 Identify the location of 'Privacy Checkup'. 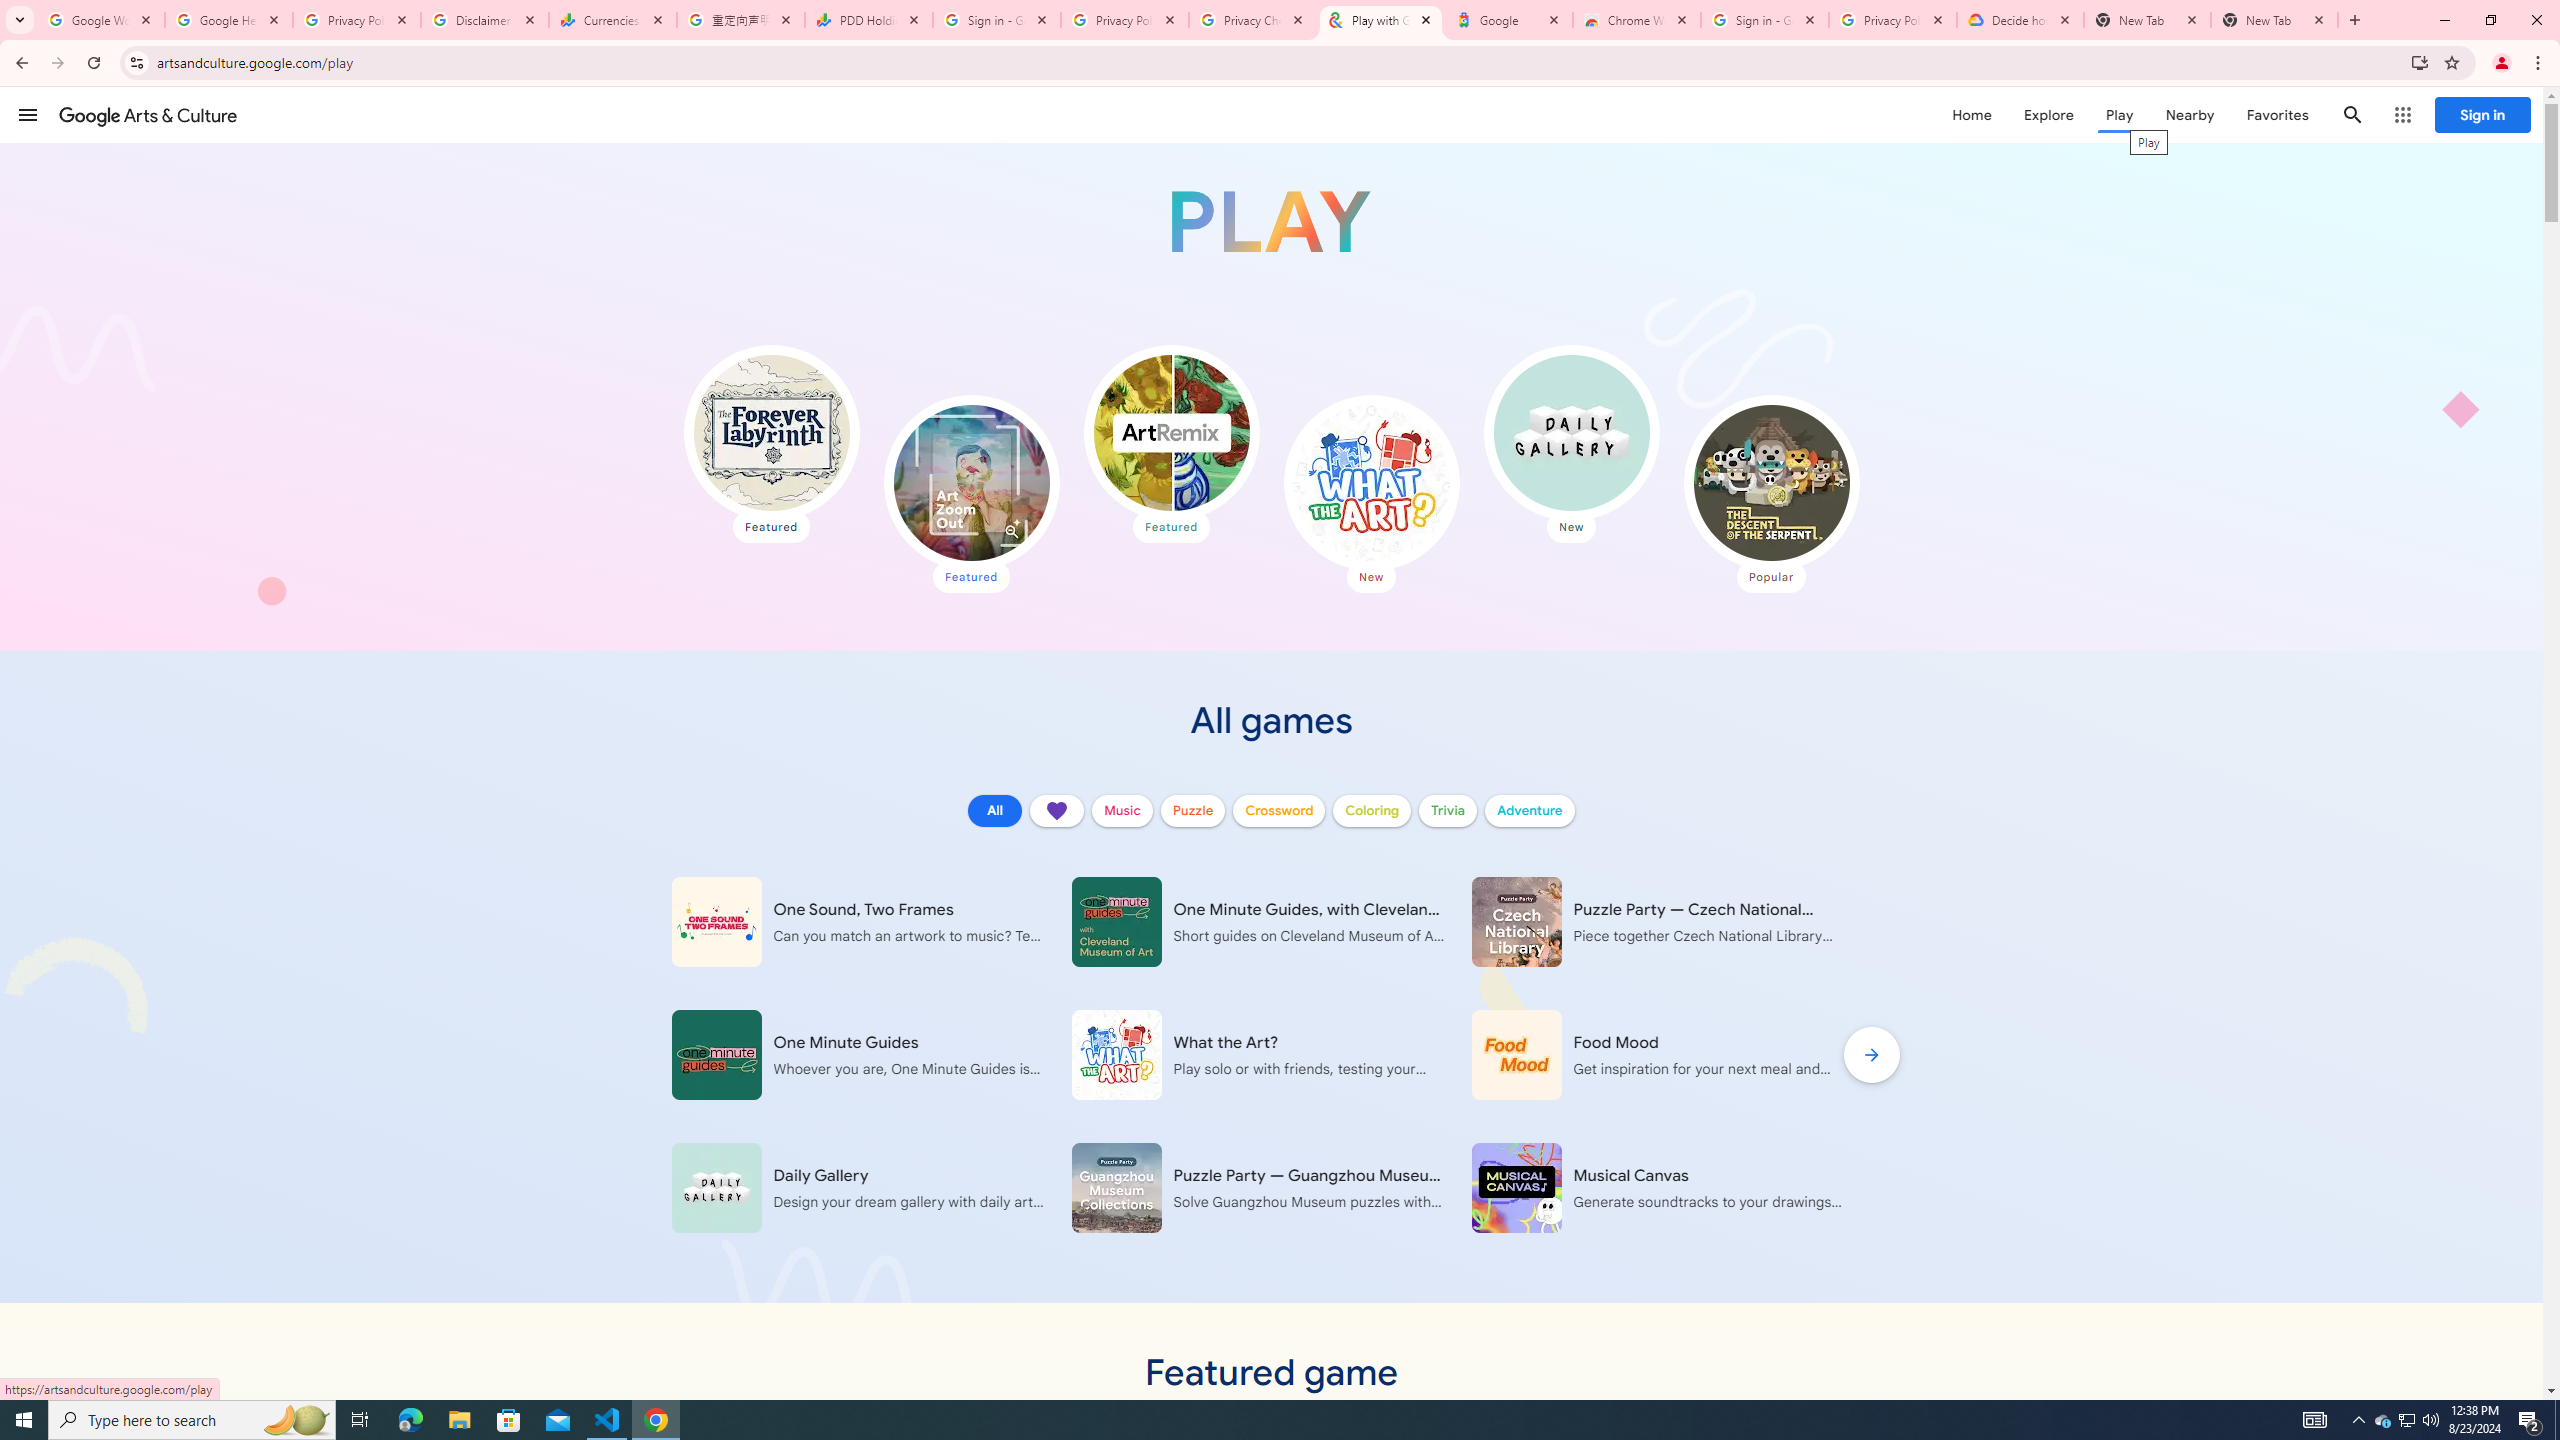
(1252, 19).